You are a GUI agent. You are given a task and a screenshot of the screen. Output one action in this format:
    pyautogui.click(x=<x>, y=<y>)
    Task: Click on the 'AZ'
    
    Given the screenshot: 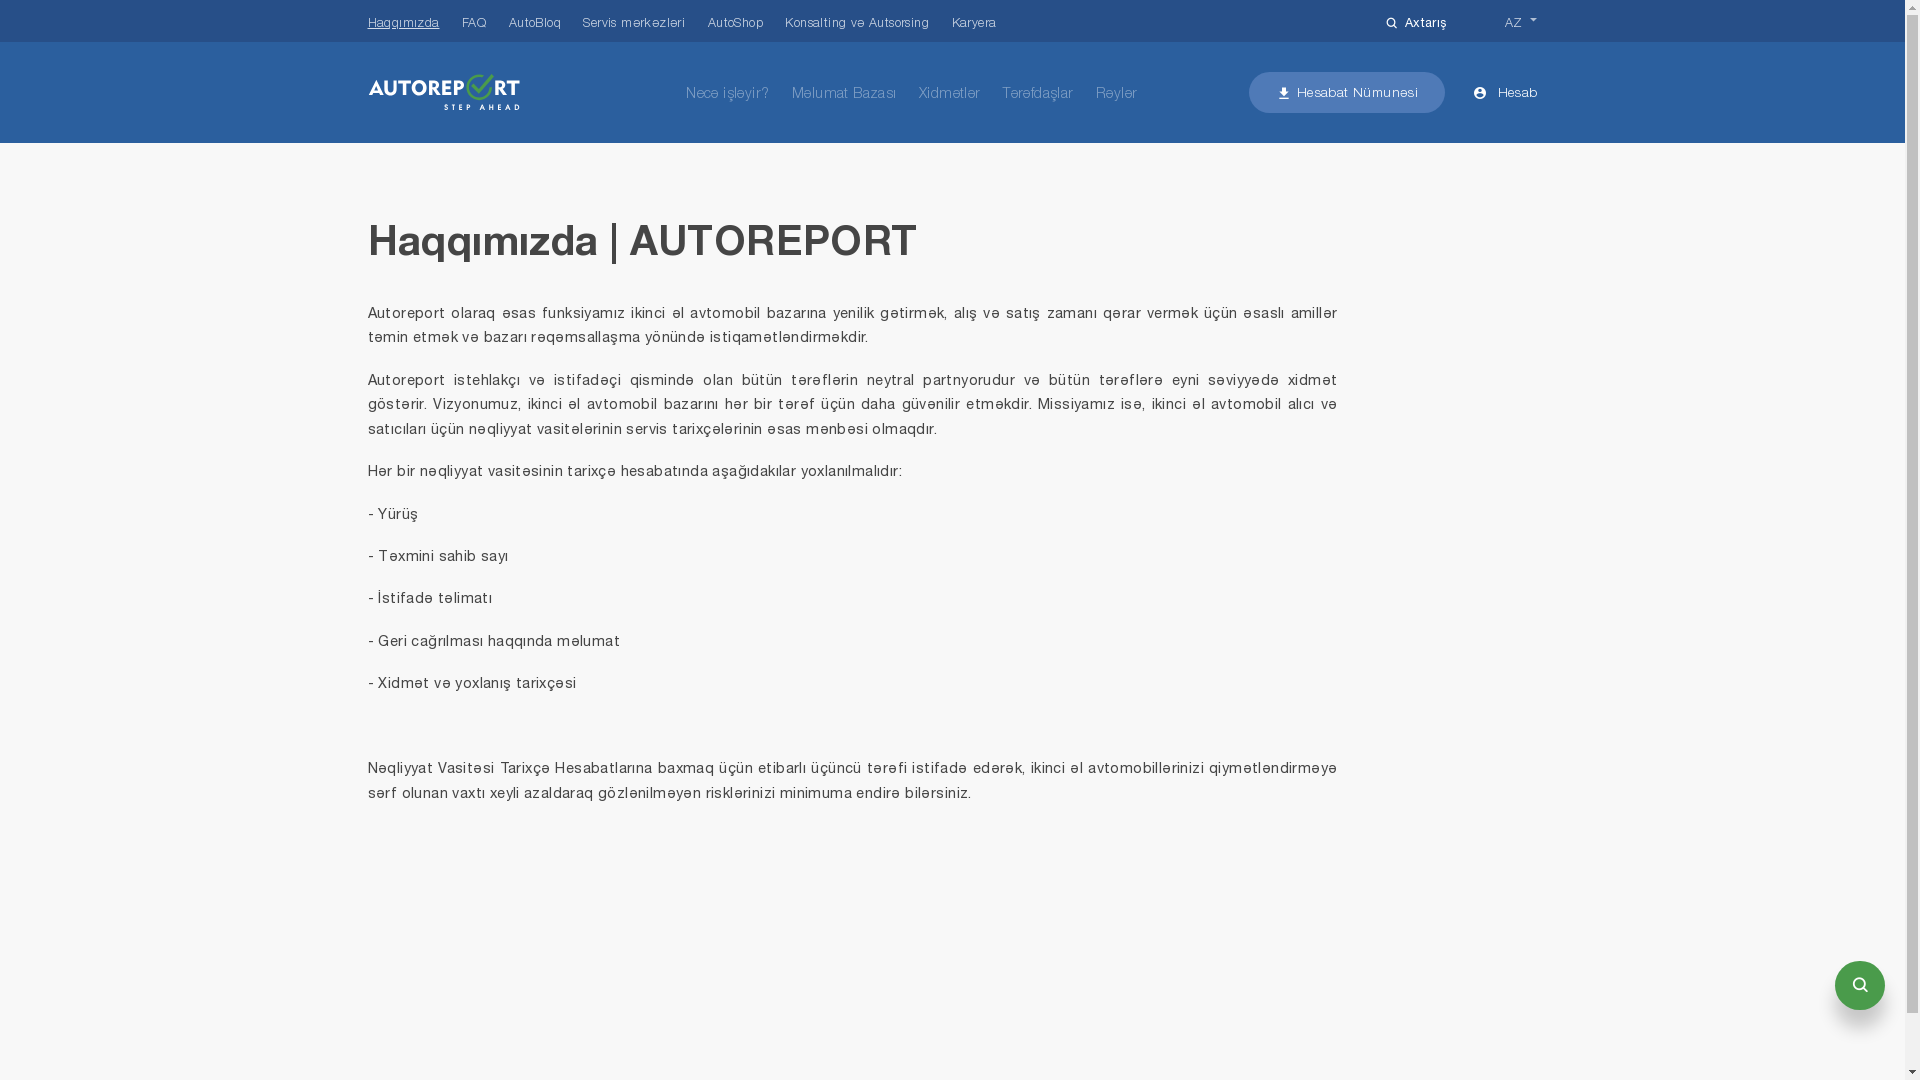 What is the action you would take?
    pyautogui.click(x=1520, y=22)
    